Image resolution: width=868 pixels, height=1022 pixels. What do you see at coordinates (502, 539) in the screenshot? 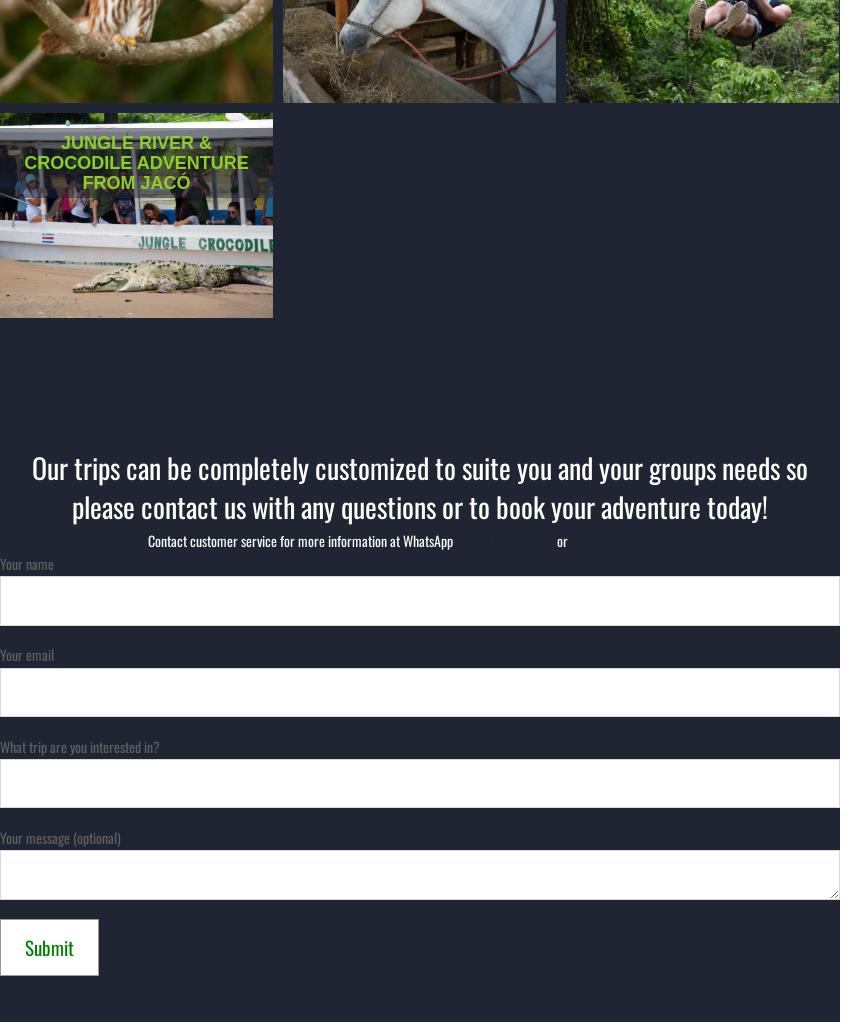
I see `'+(506) 8655-3434'` at bounding box center [502, 539].